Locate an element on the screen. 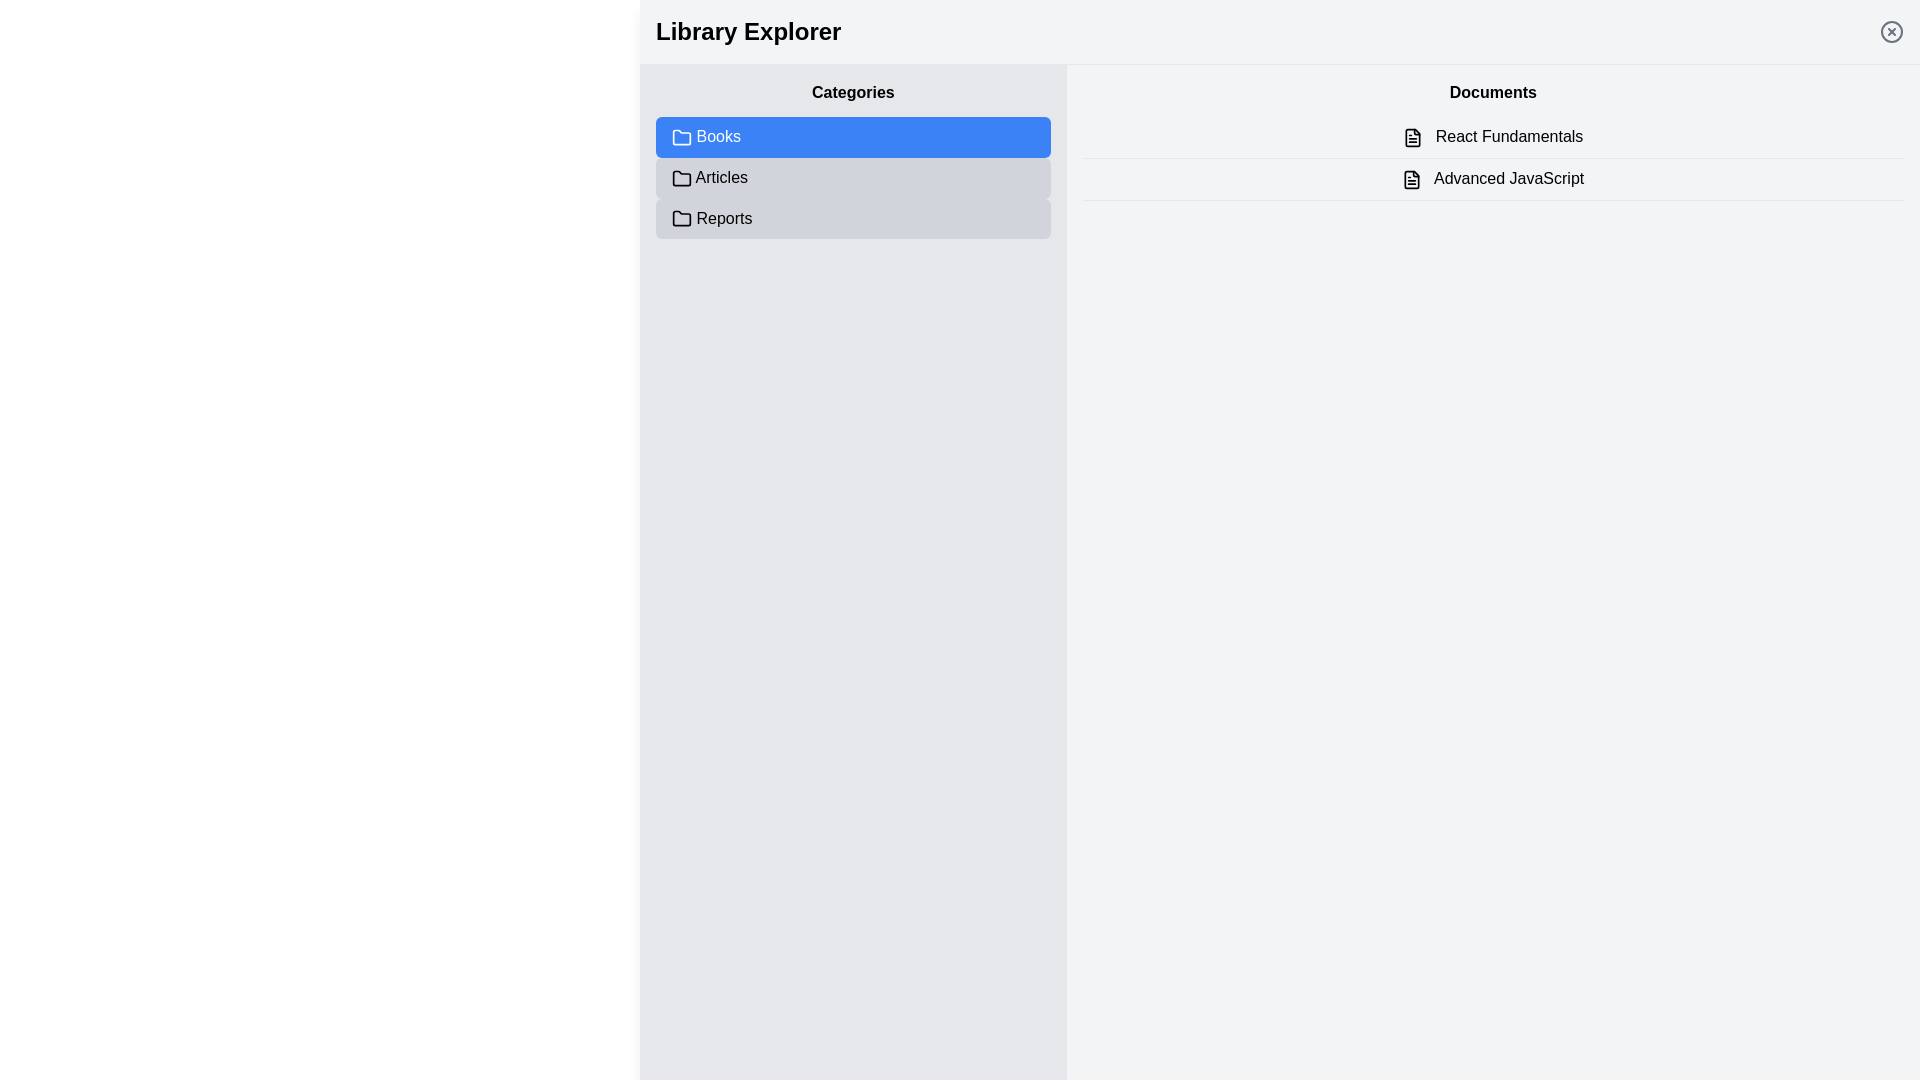 Image resolution: width=1920 pixels, height=1080 pixels. the folder icon representing the 'Books' category in the 'Library Explorer' section is located at coordinates (681, 136).